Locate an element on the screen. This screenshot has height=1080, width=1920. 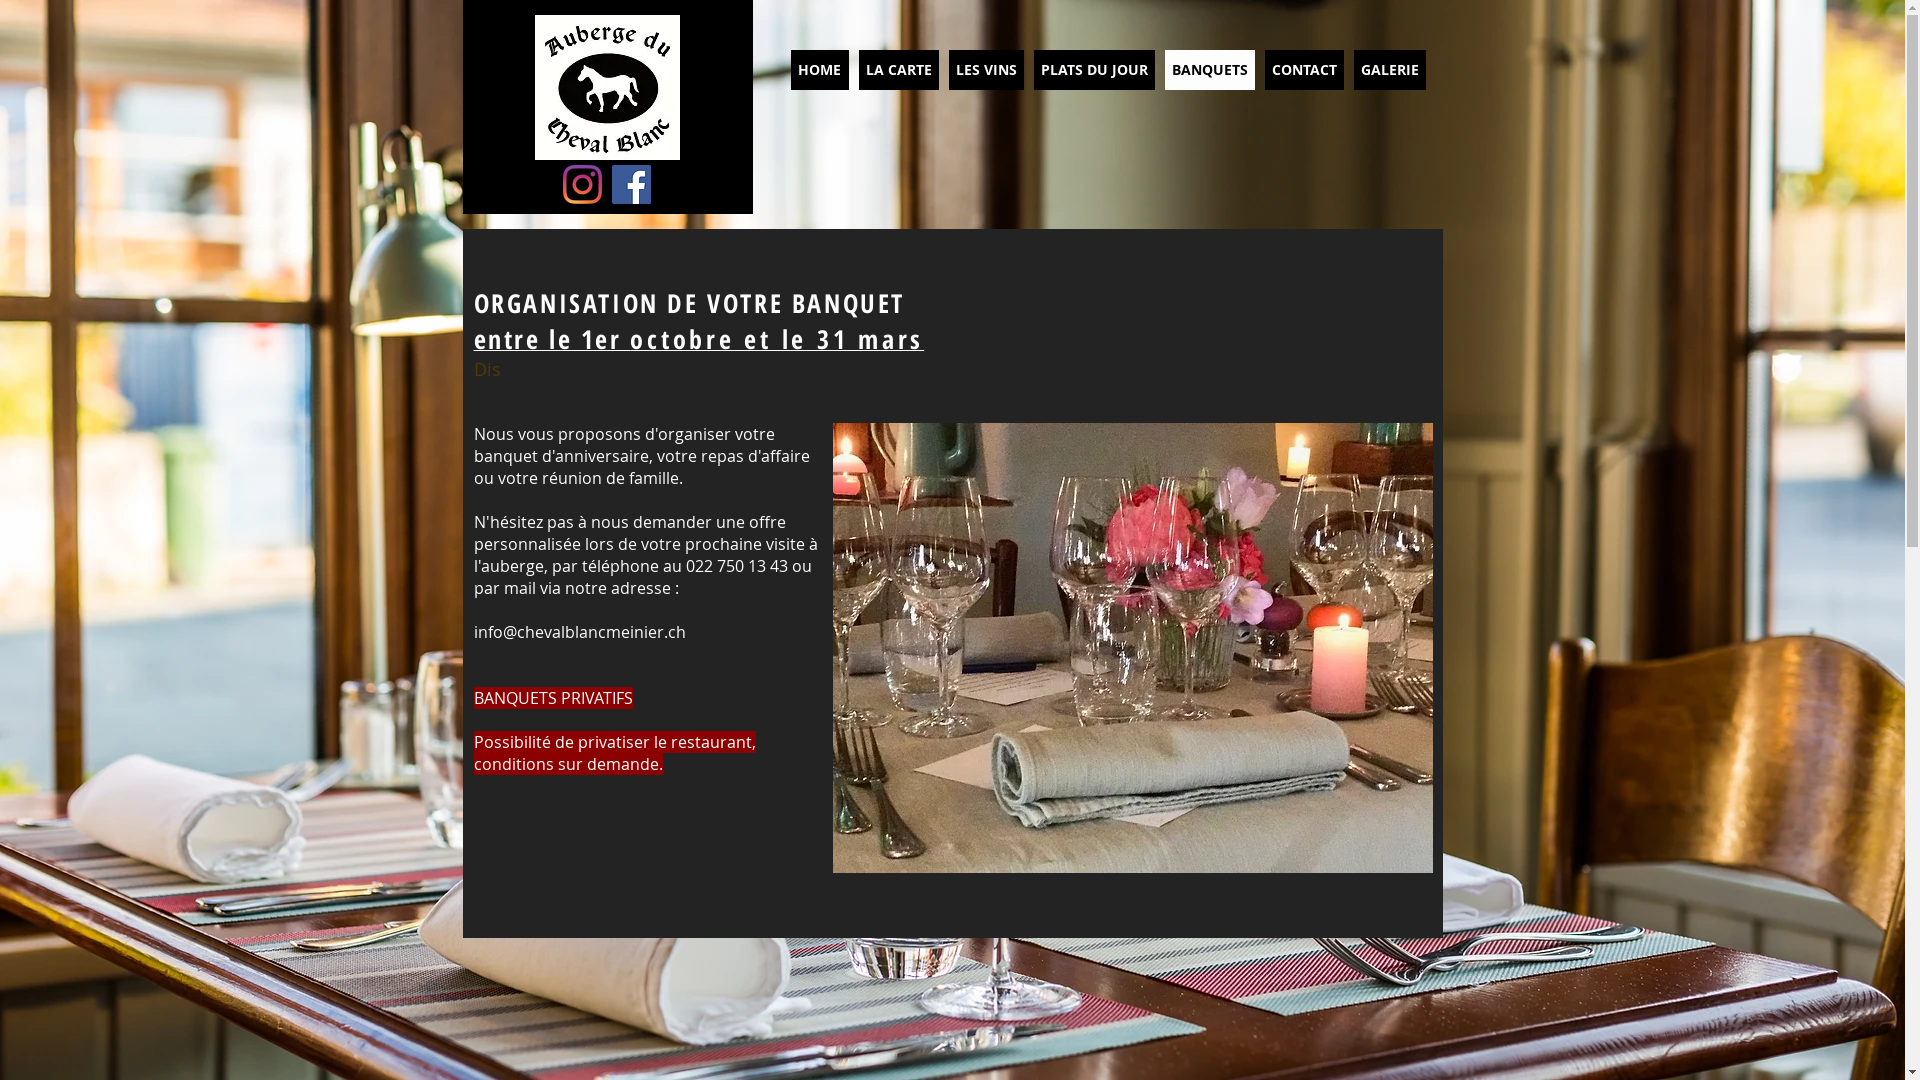
'PLATS DU JOUR' is located at coordinates (1093, 68).